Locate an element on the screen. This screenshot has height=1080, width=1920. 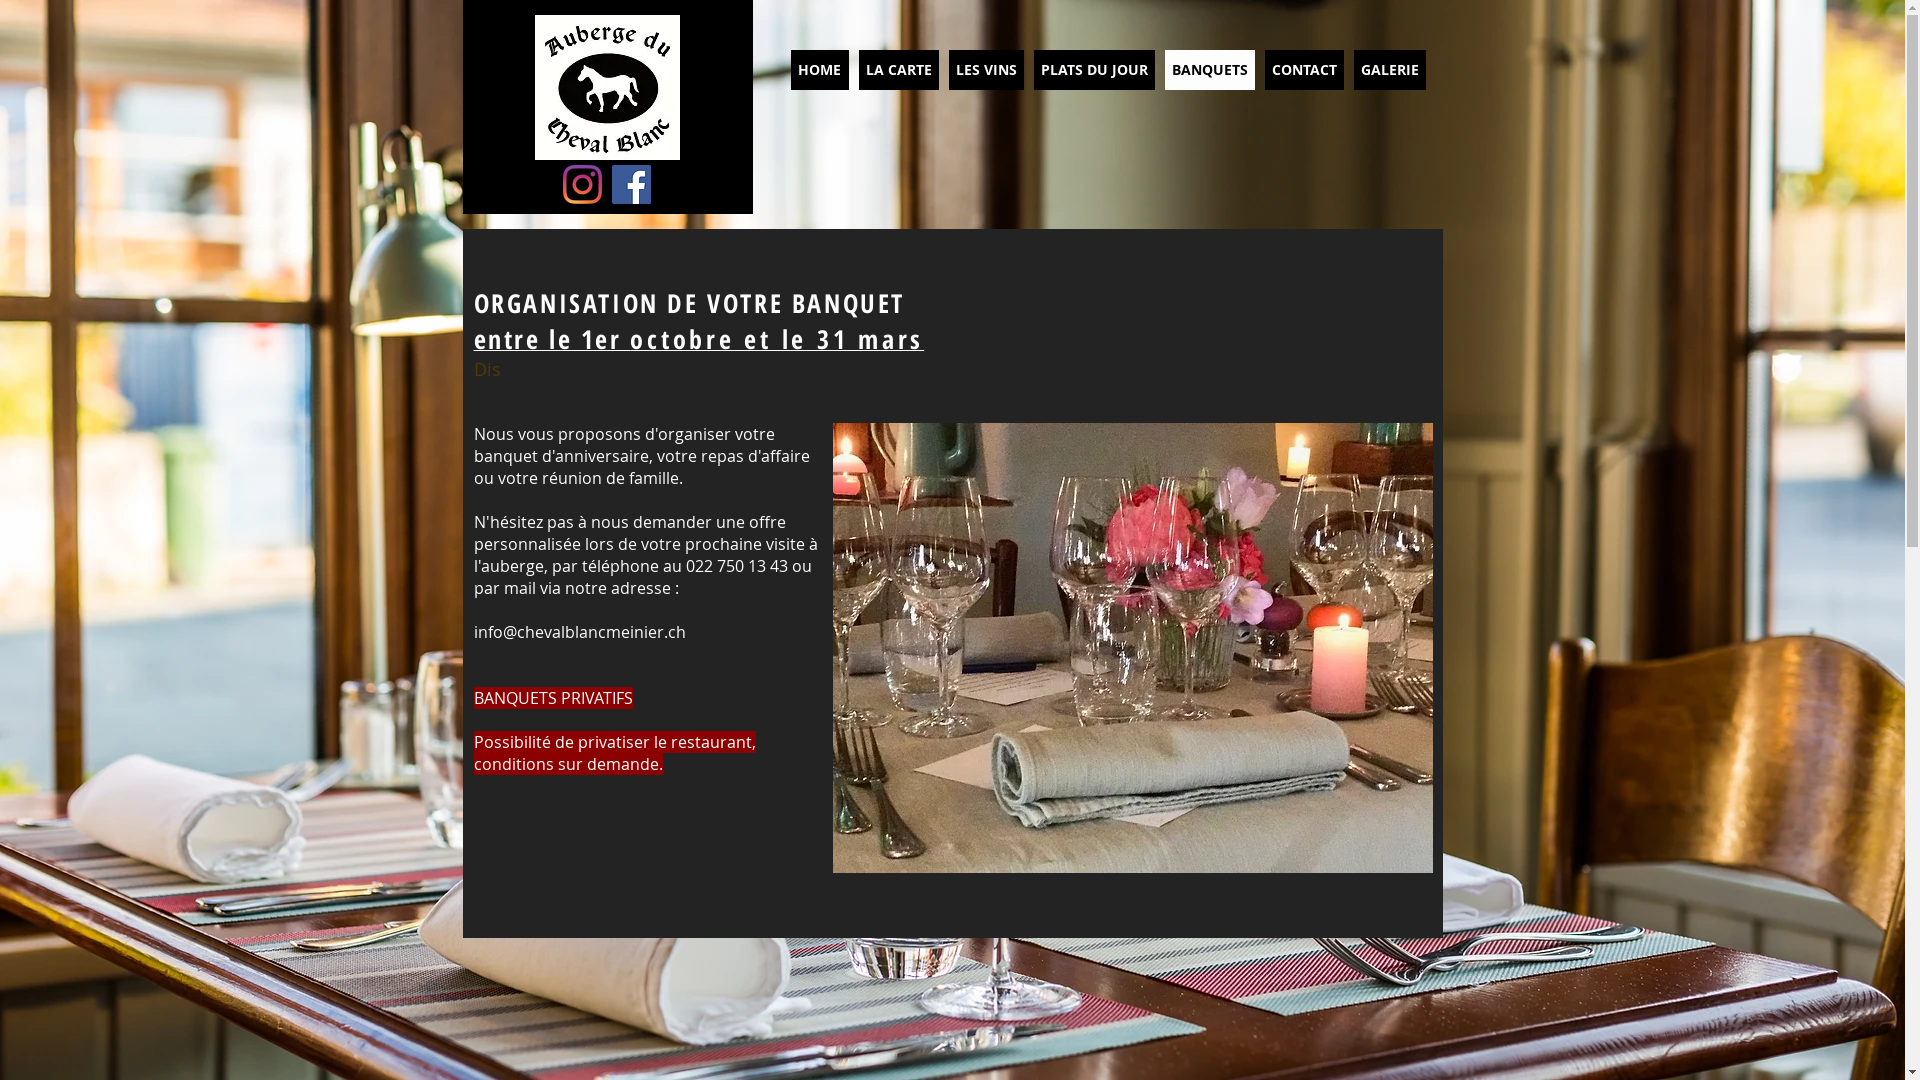
'PLATS DU JOUR' is located at coordinates (1093, 68).